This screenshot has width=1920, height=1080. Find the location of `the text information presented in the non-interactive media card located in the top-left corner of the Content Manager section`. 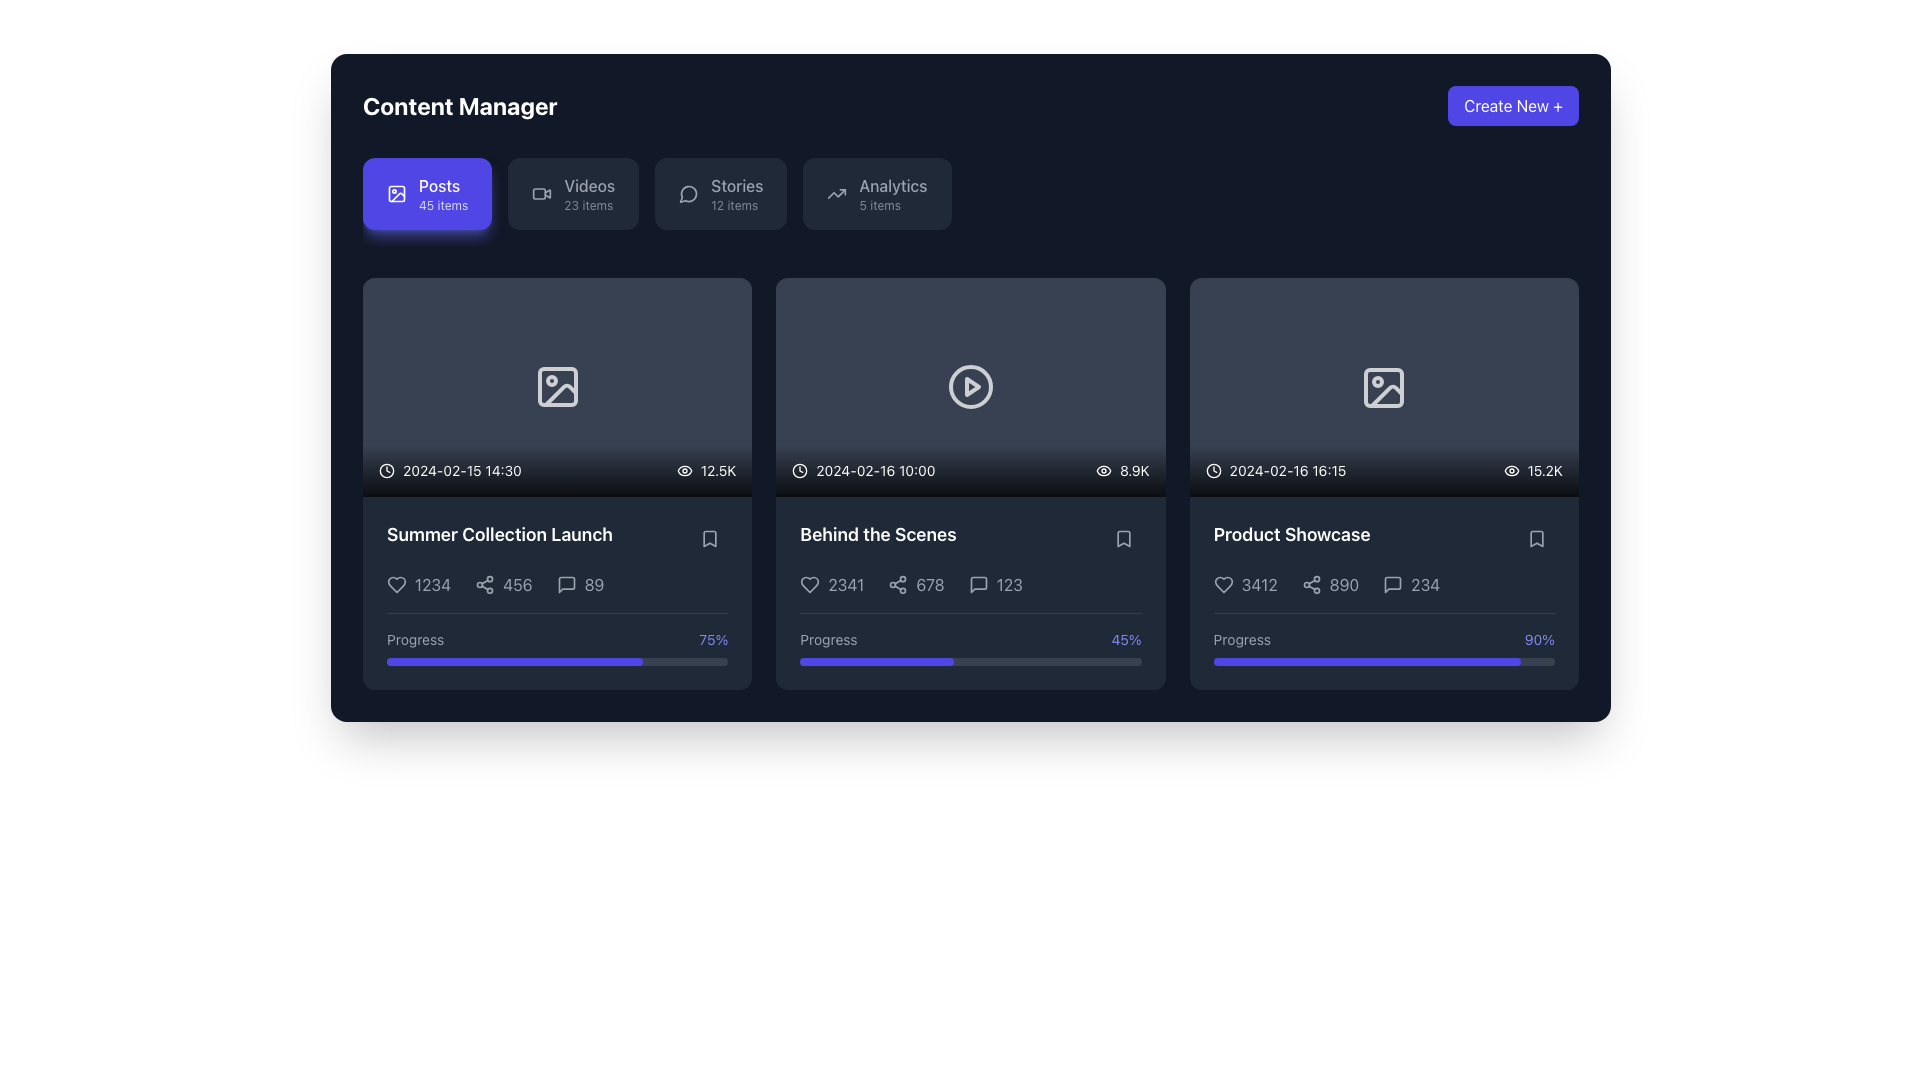

the text information presented in the non-interactive media card located in the top-left corner of the Content Manager section is located at coordinates (557, 387).